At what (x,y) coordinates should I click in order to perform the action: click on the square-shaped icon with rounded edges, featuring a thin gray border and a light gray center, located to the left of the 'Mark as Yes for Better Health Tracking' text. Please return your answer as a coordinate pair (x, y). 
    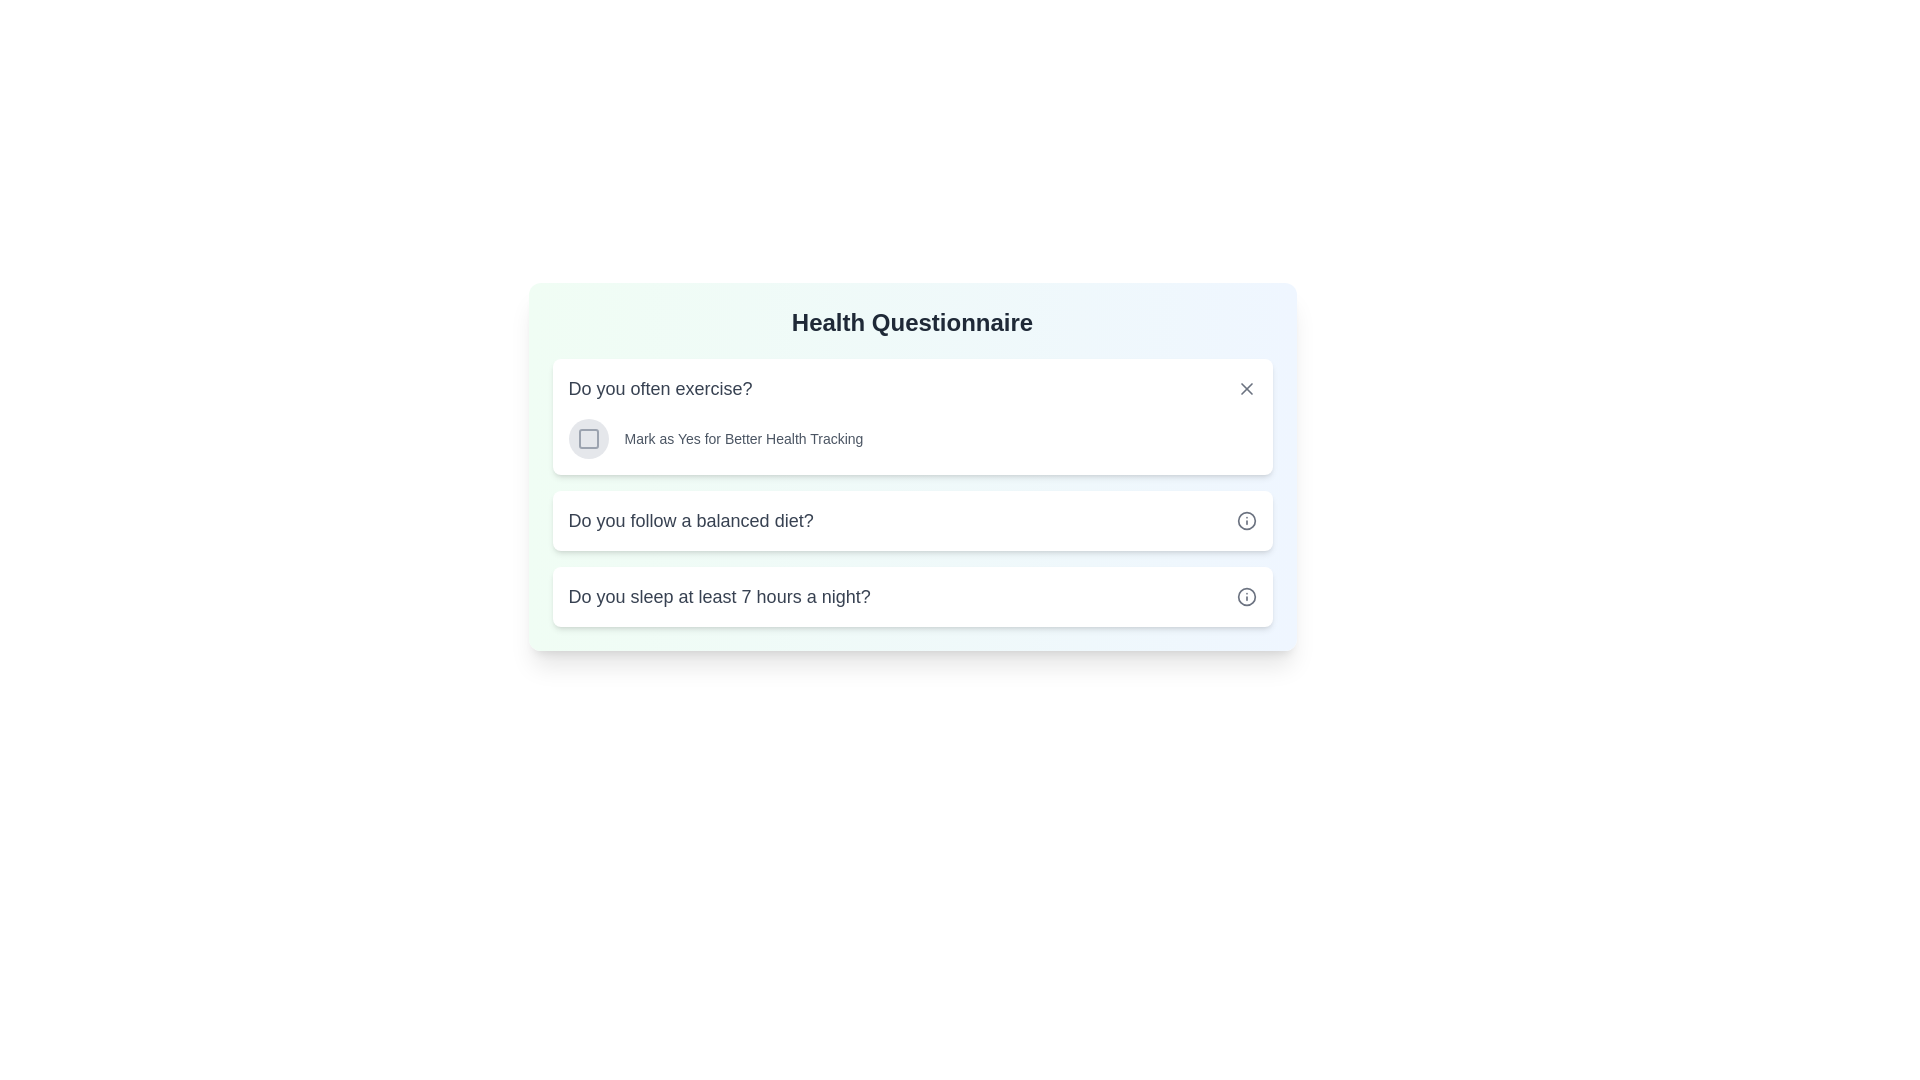
    Looking at the image, I should click on (587, 438).